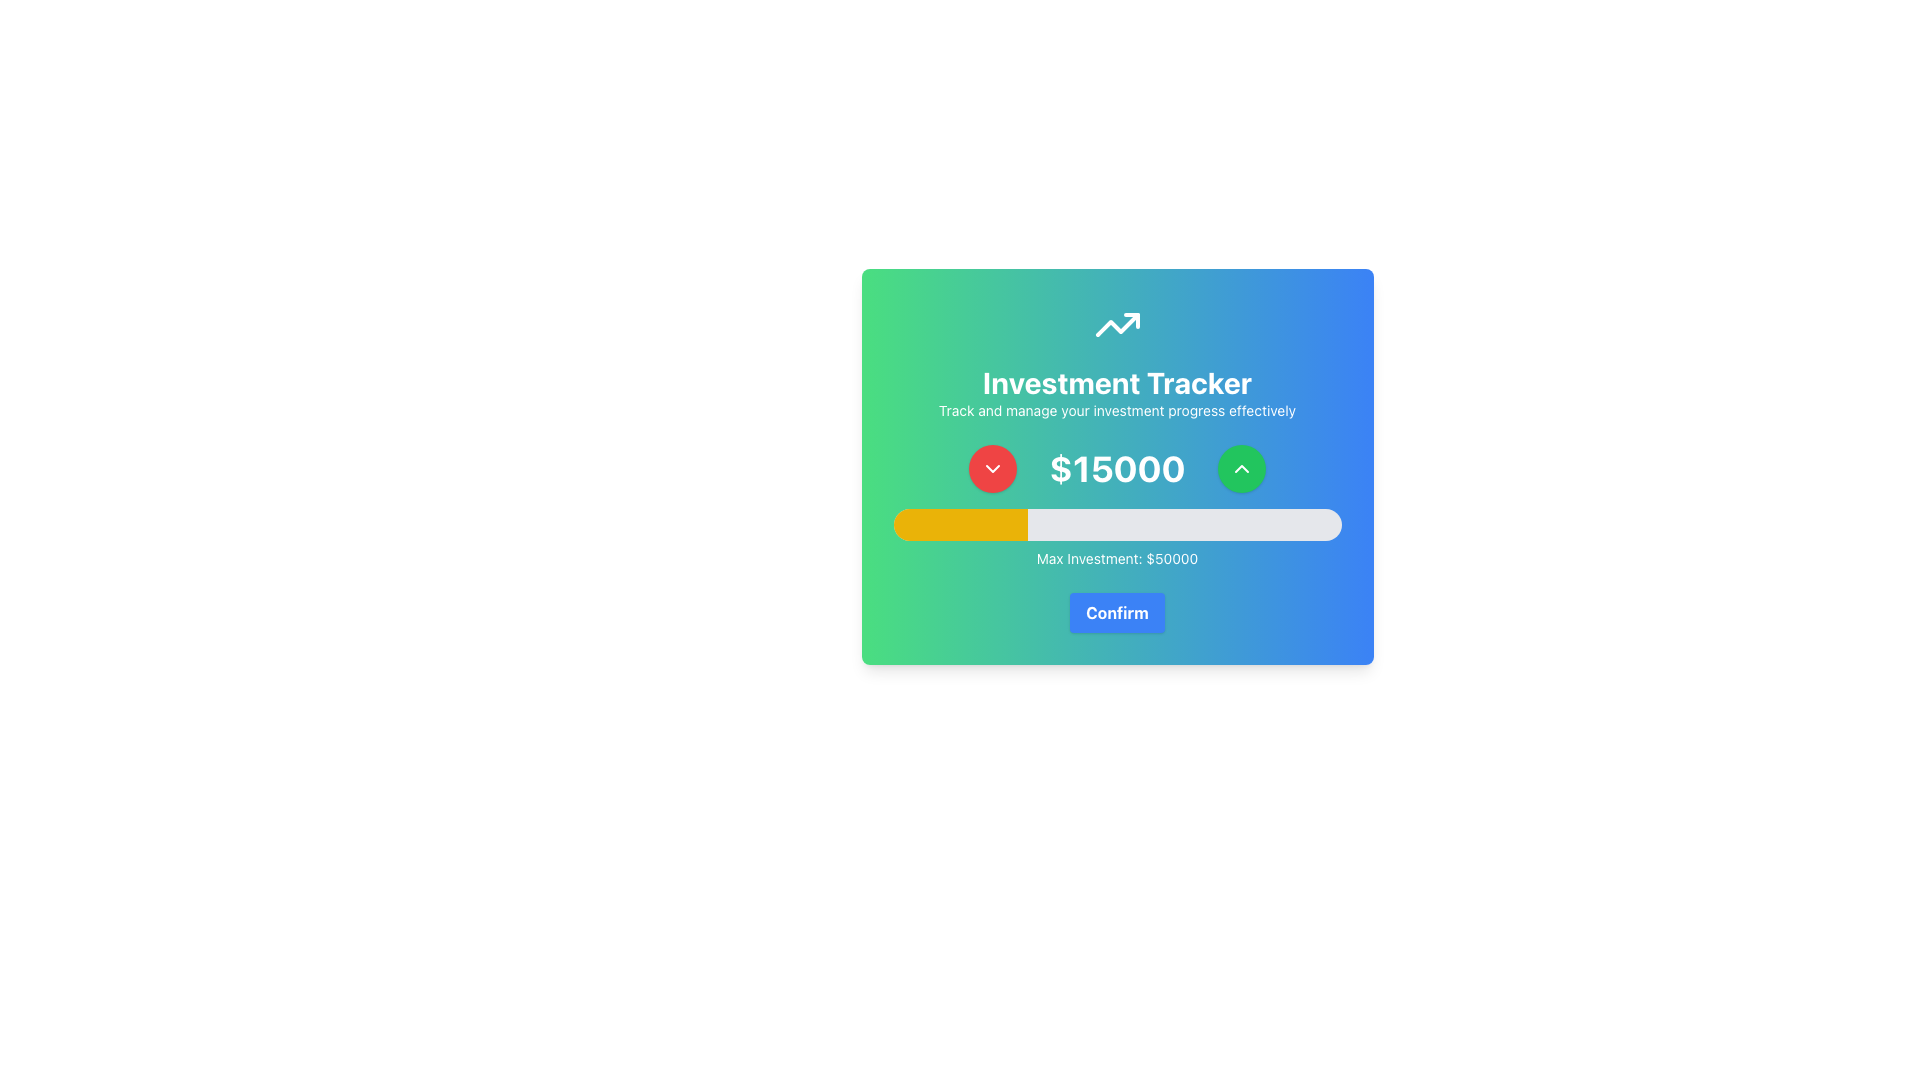 Image resolution: width=1920 pixels, height=1080 pixels. Describe the element at coordinates (1116, 505) in the screenshot. I see `the progress bar in the 'Investment Tracker' card that visually represents the investment progress, located below the current investment amount '$15000' and above the 'Confirm' button` at that location.